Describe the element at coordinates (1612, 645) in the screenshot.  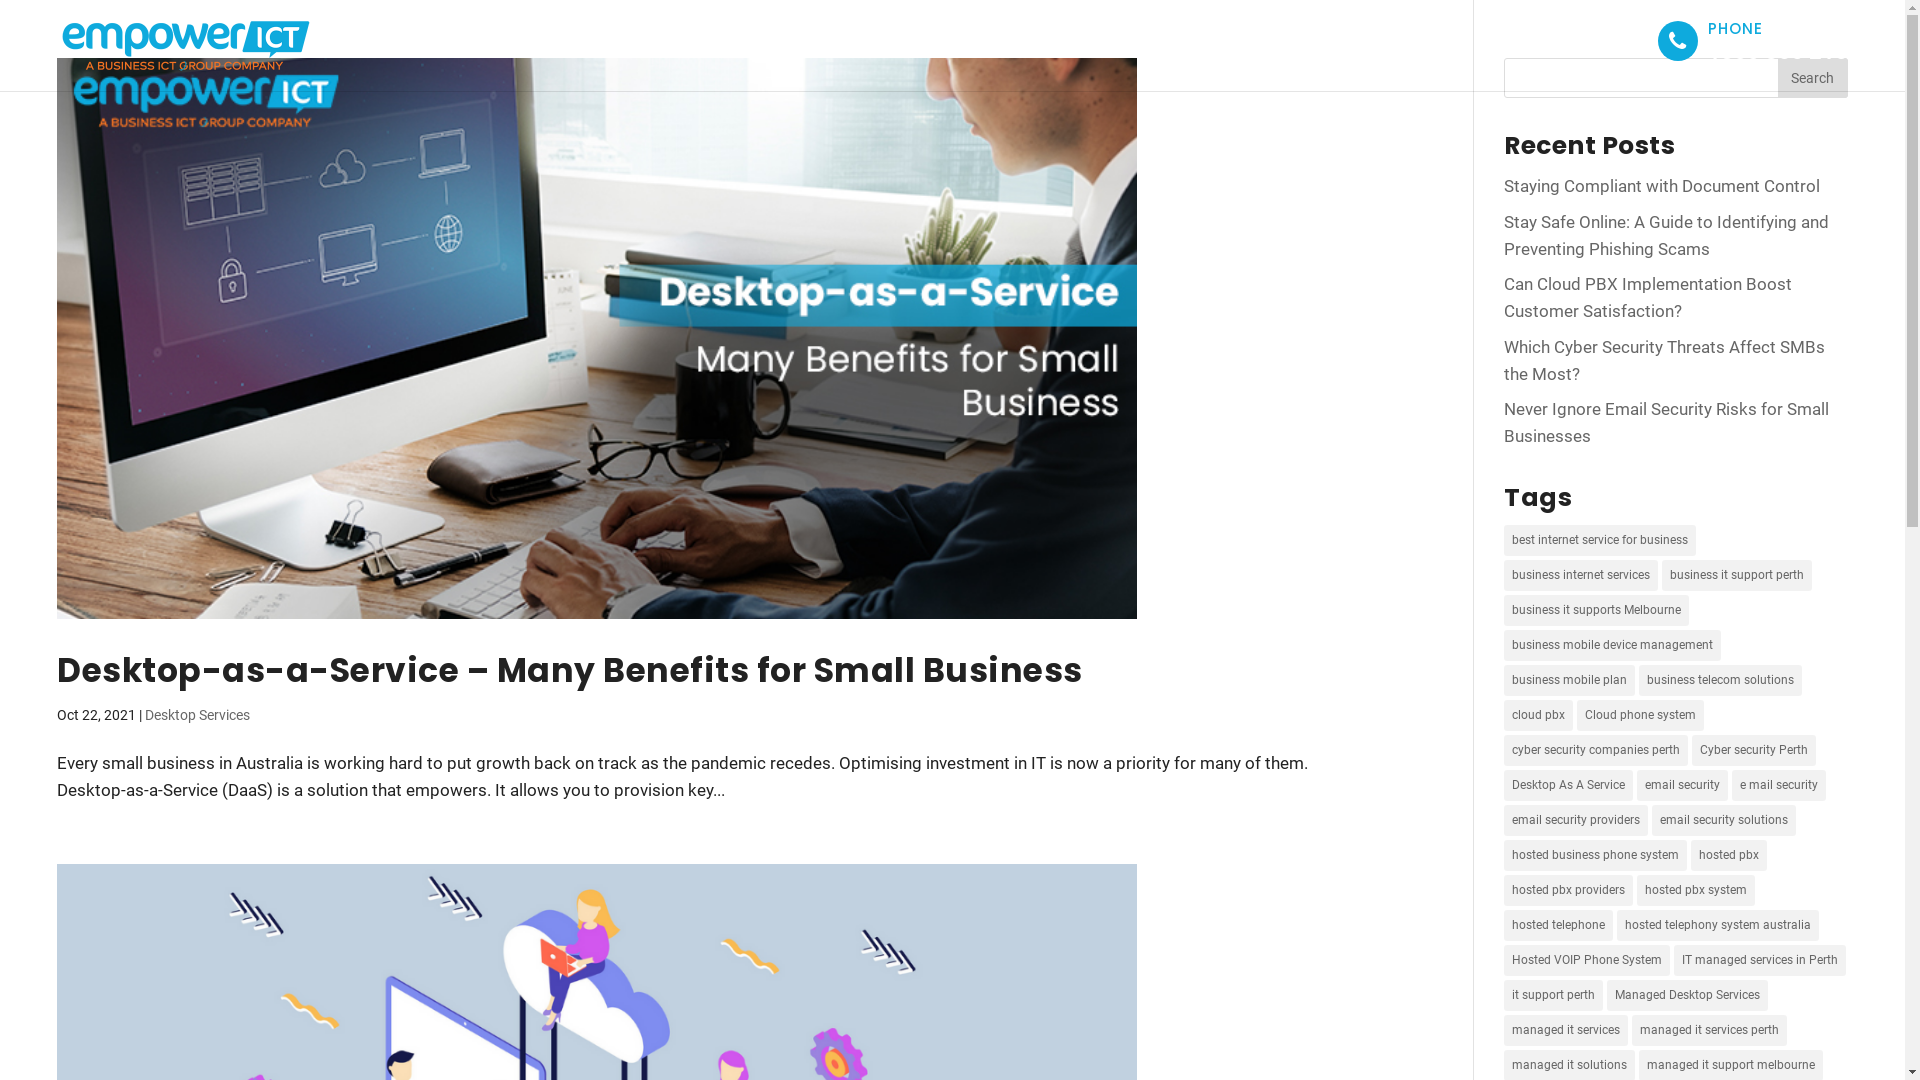
I see `'business mobile device management'` at that location.